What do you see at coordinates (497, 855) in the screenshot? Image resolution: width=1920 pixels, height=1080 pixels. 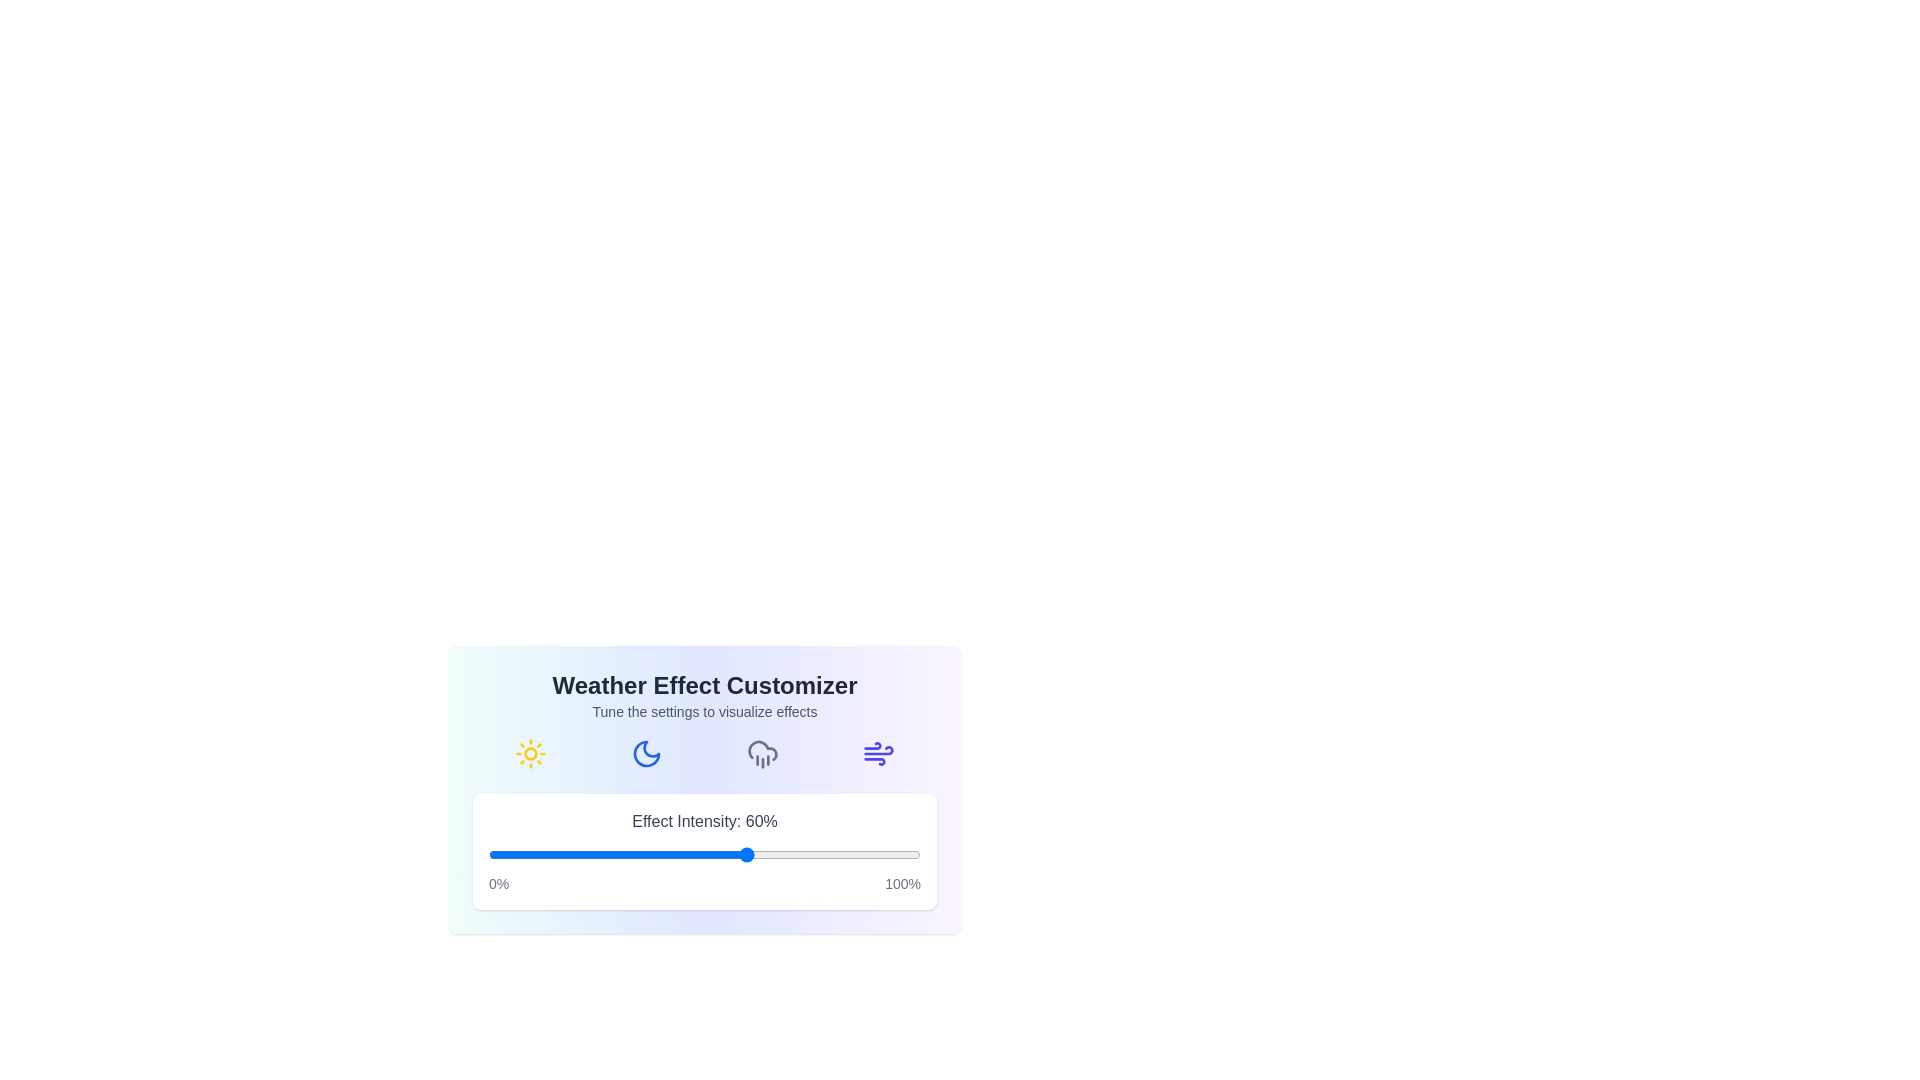 I see `the effect intensity` at bounding box center [497, 855].